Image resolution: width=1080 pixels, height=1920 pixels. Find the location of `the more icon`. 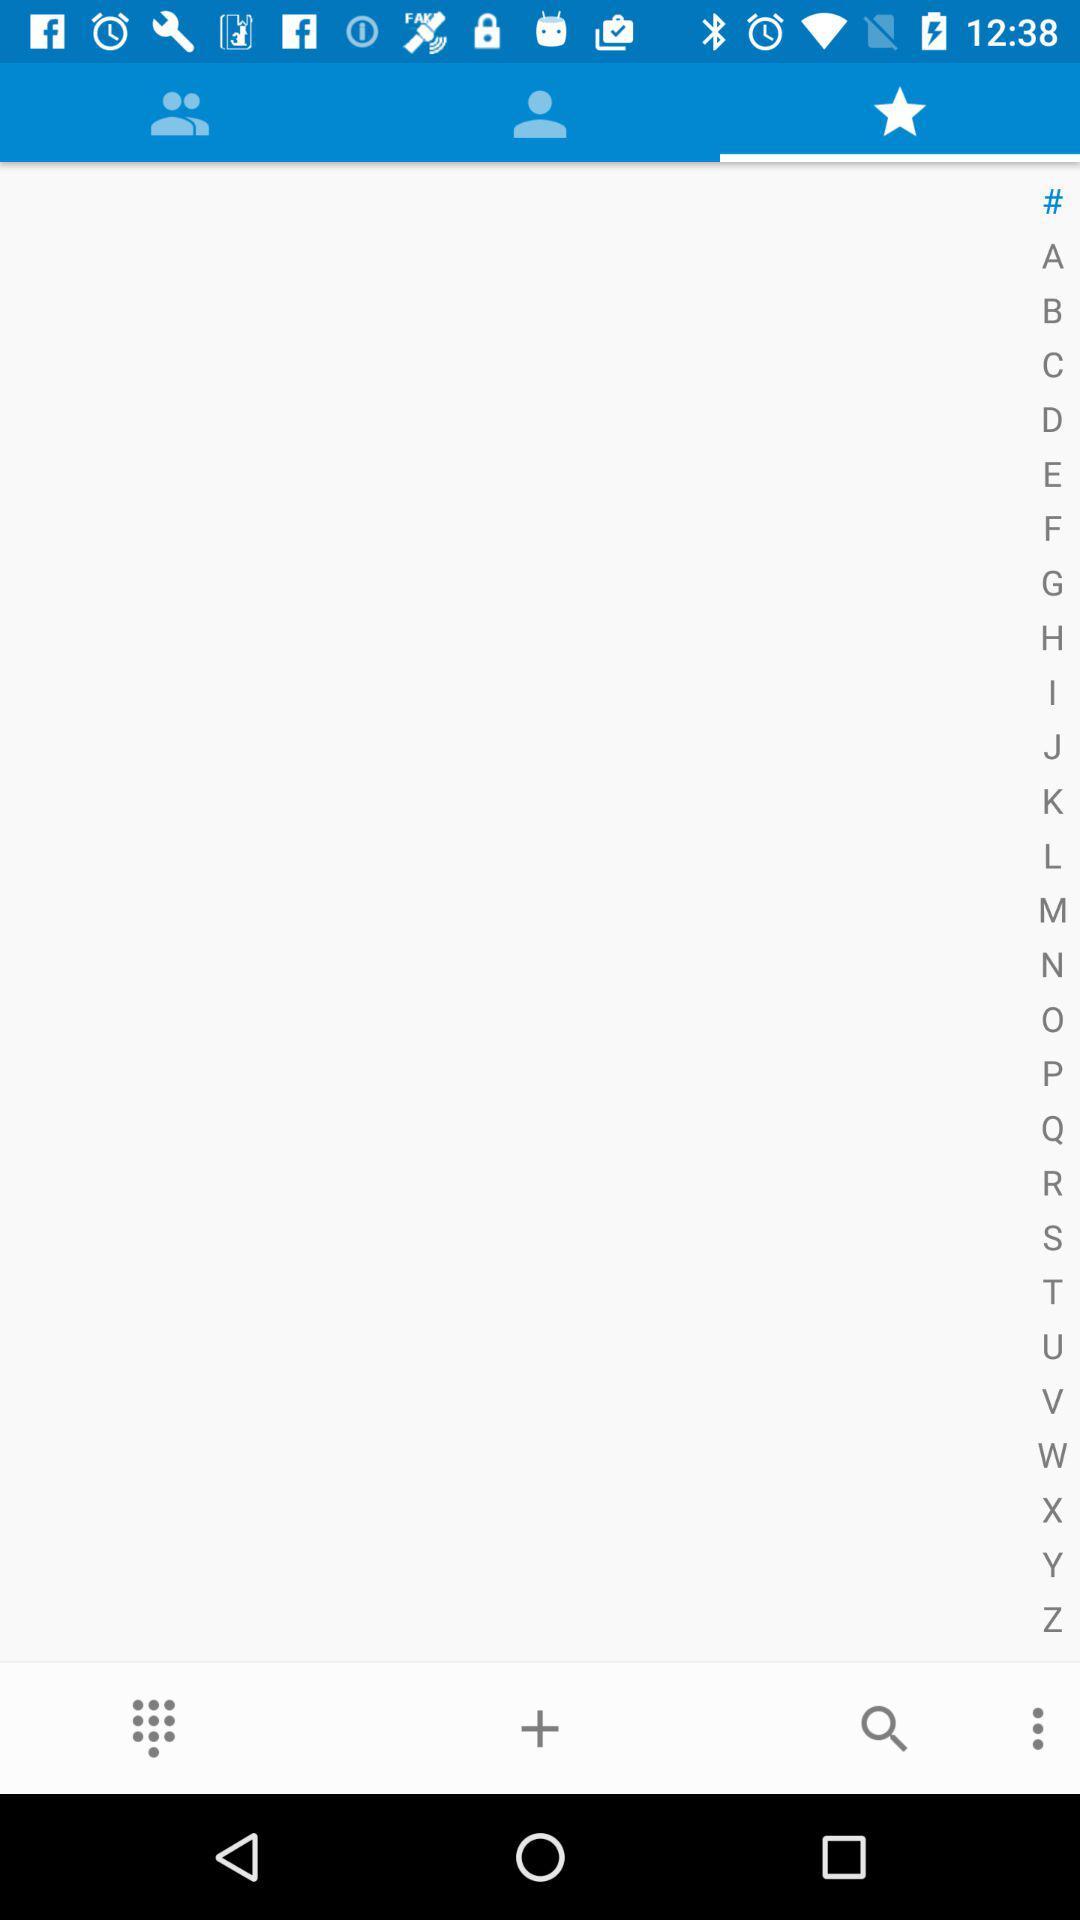

the more icon is located at coordinates (152, 1727).